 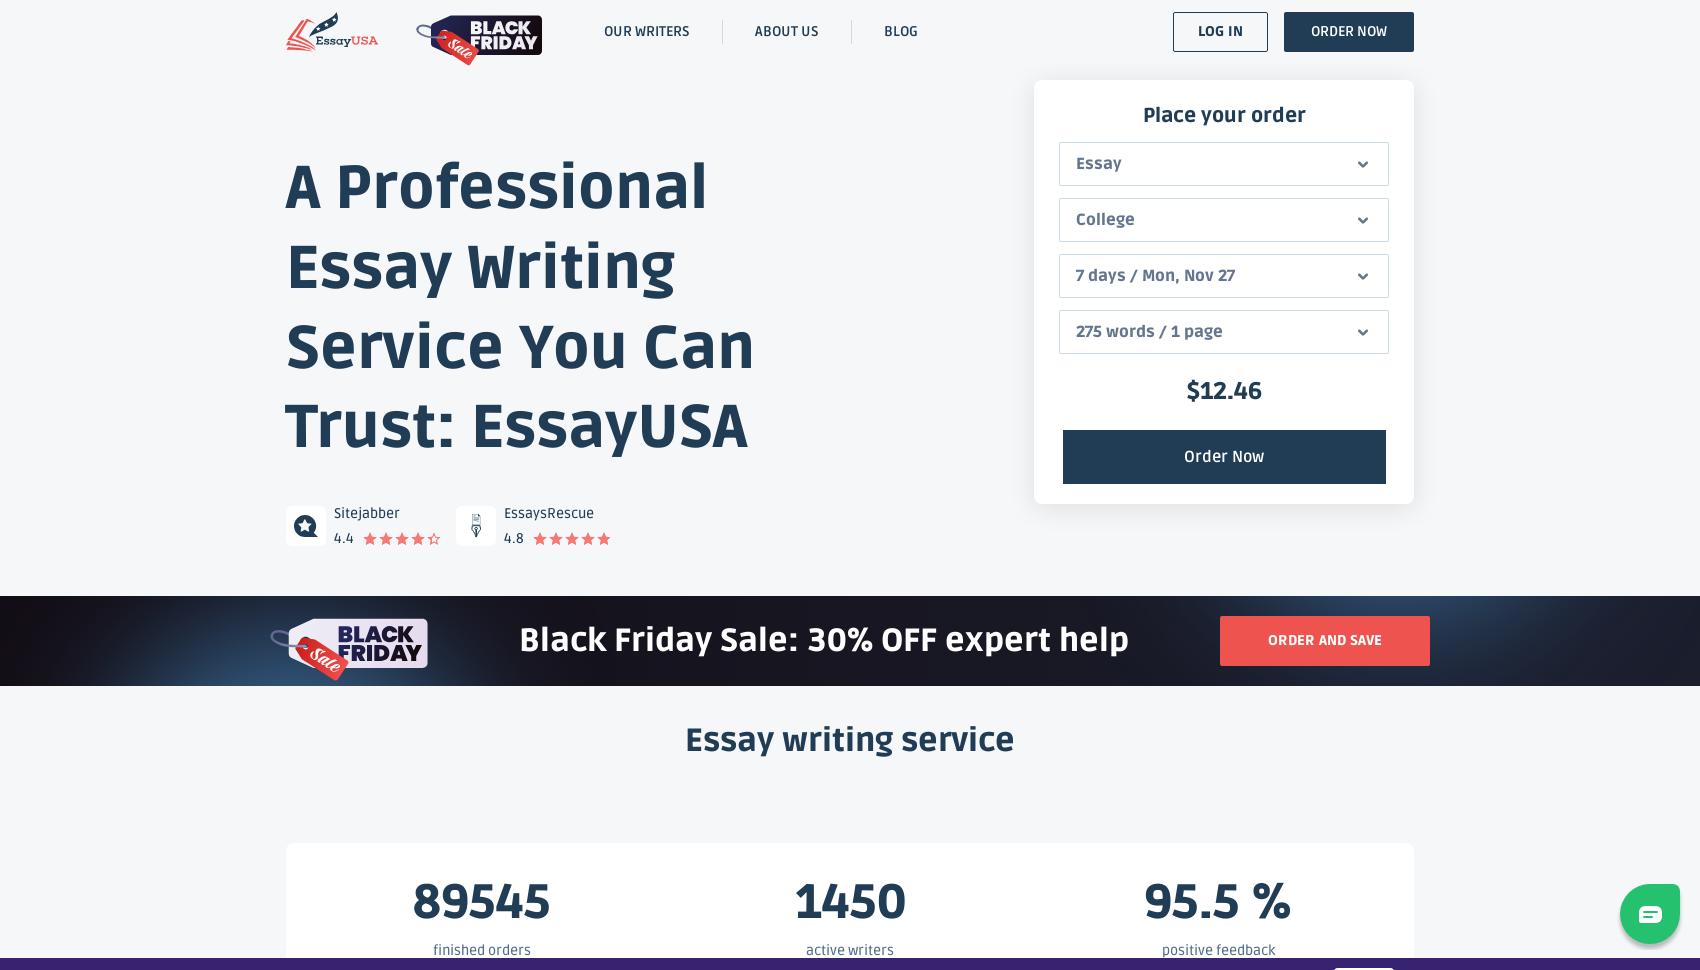 What do you see at coordinates (514, 537) in the screenshot?
I see `'4.8'` at bounding box center [514, 537].